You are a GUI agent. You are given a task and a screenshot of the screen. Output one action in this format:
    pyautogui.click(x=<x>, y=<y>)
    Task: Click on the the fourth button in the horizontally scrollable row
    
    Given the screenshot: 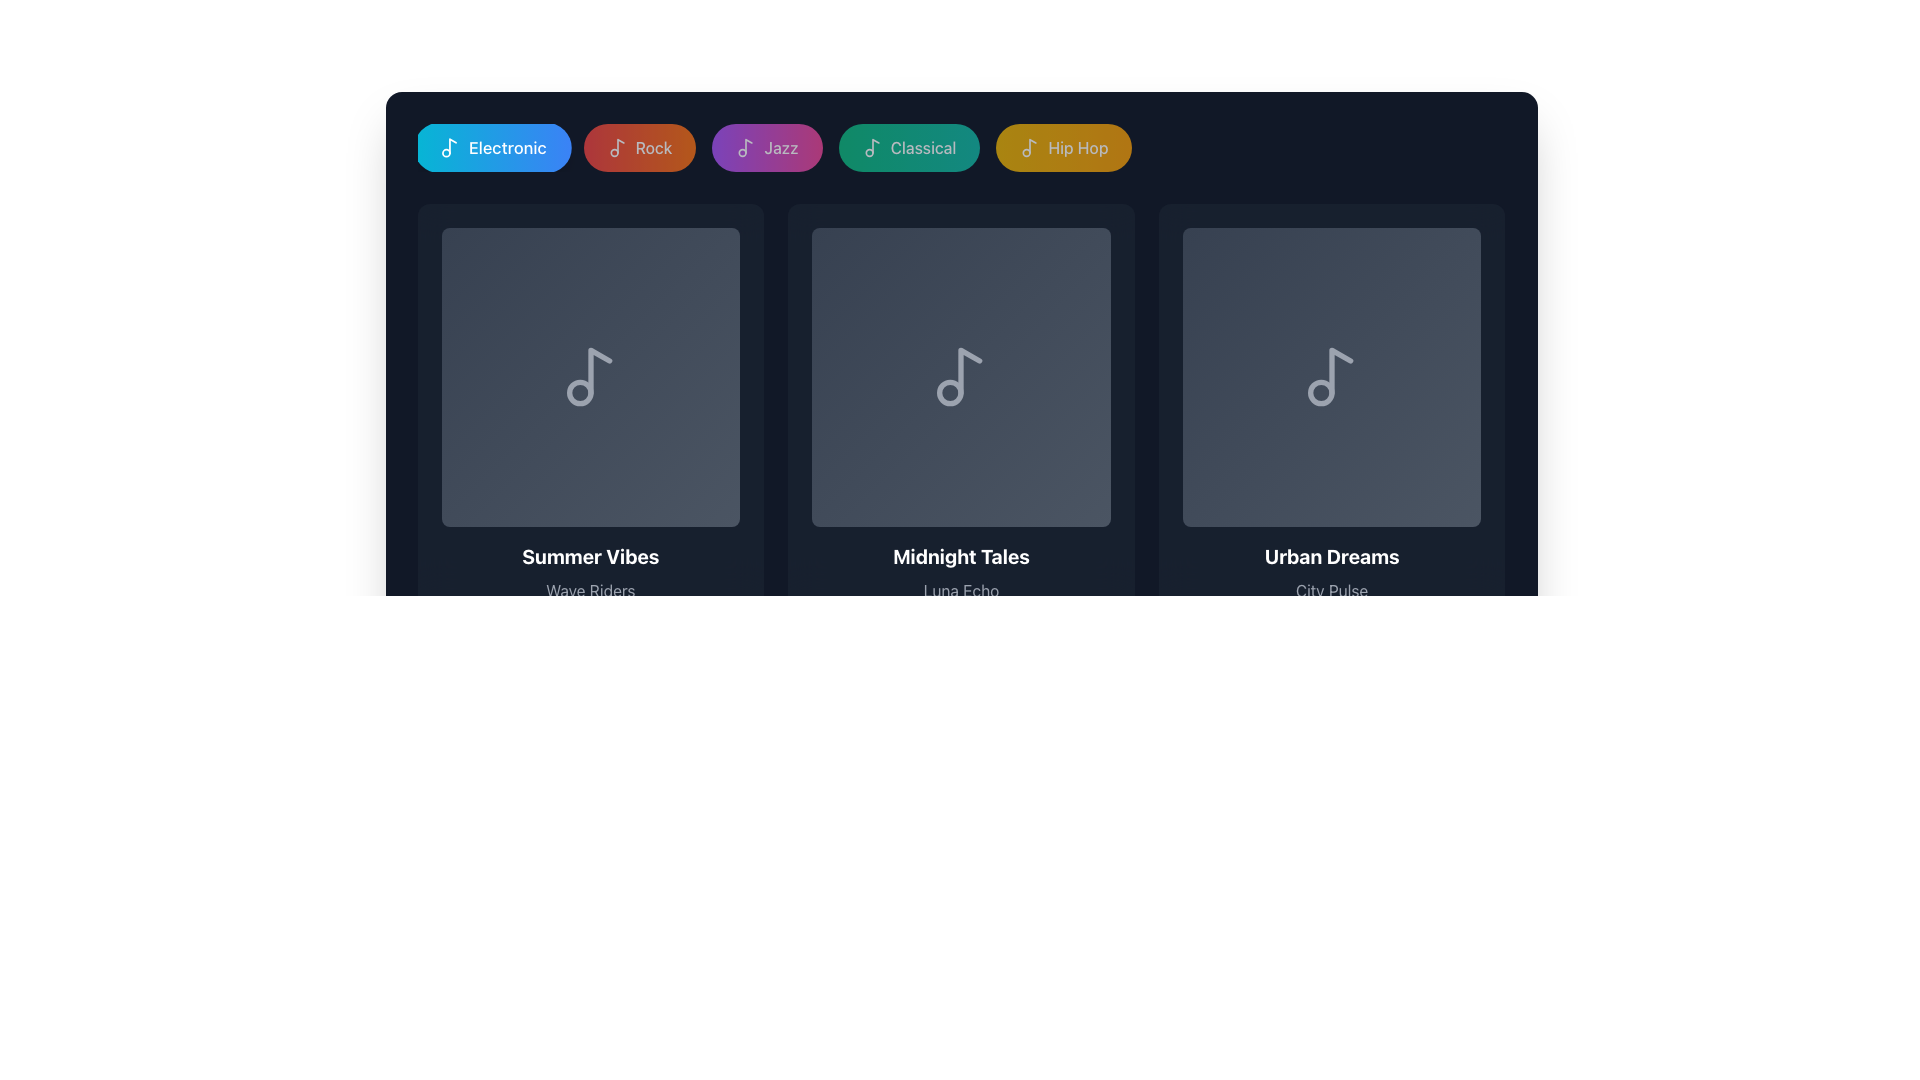 What is the action you would take?
    pyautogui.click(x=961, y=146)
    